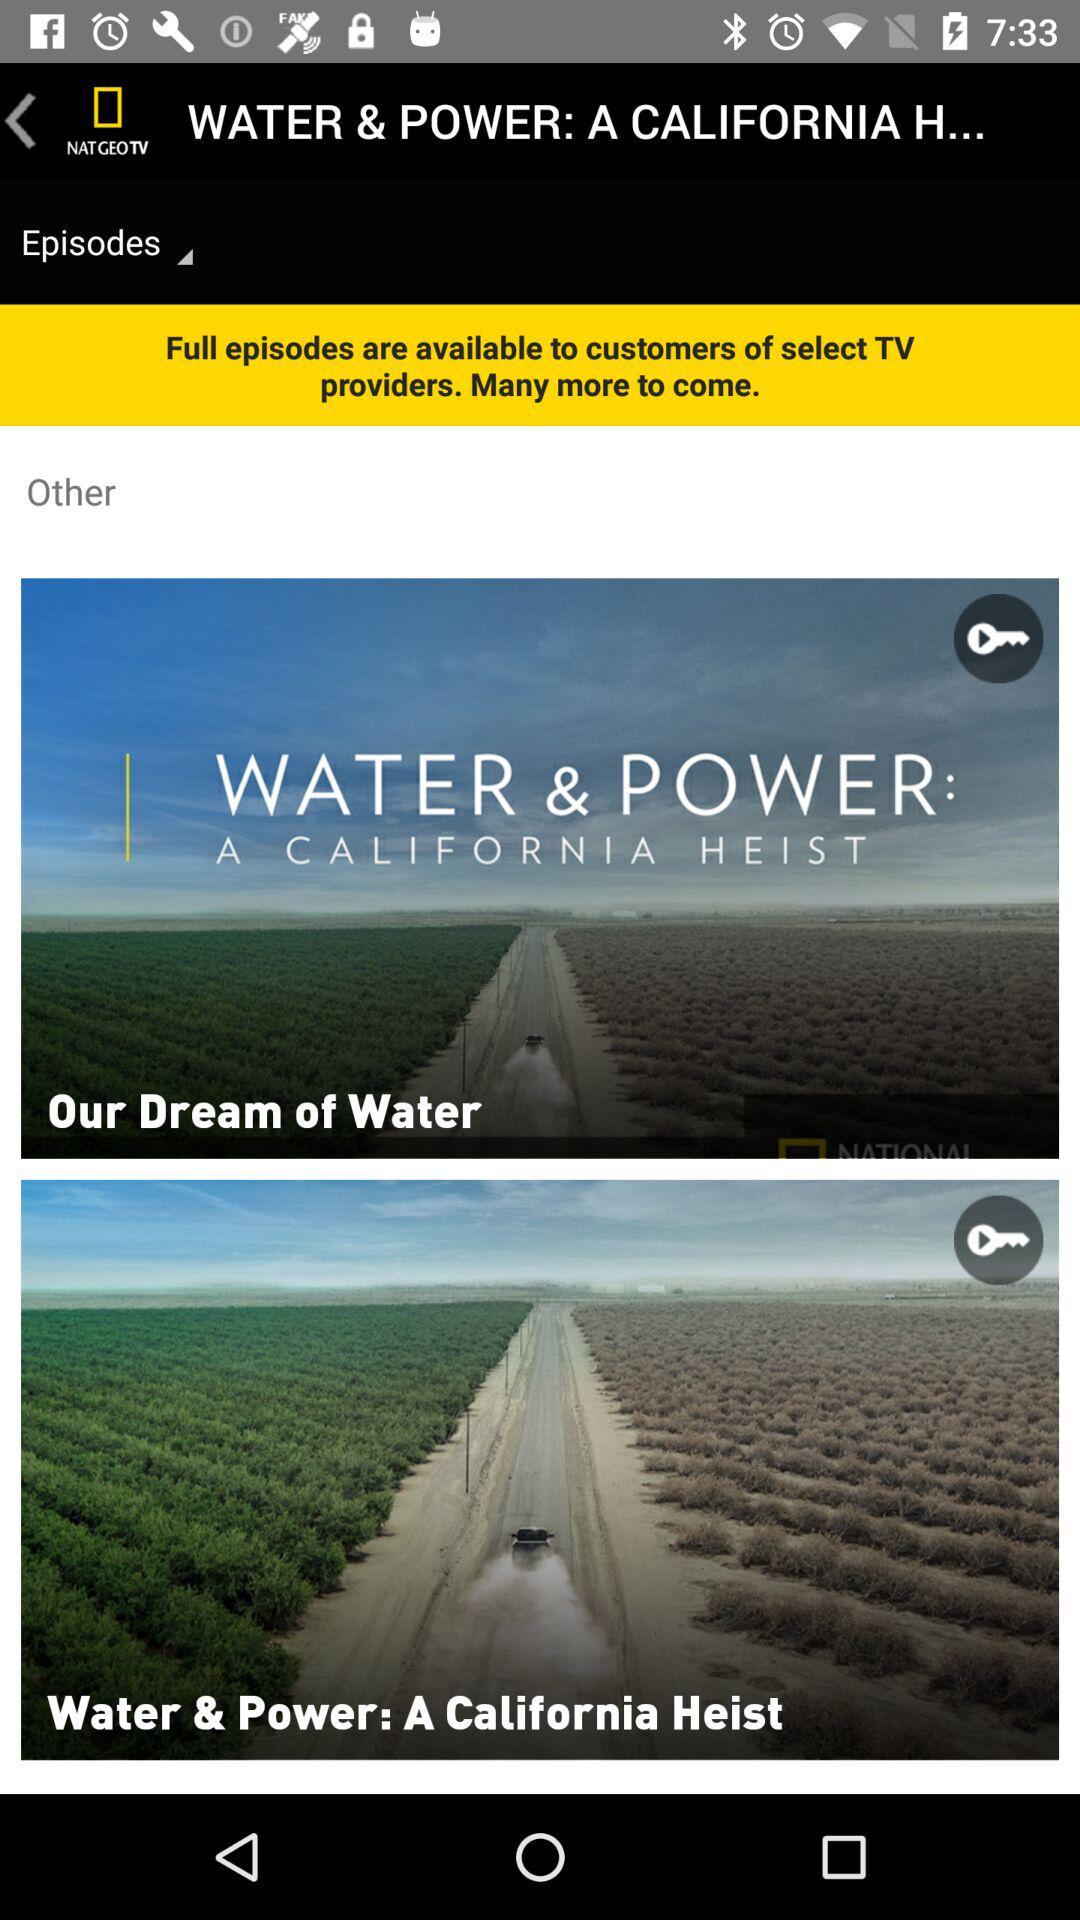  What do you see at coordinates (108, 119) in the screenshot?
I see `nat geo tv` at bounding box center [108, 119].